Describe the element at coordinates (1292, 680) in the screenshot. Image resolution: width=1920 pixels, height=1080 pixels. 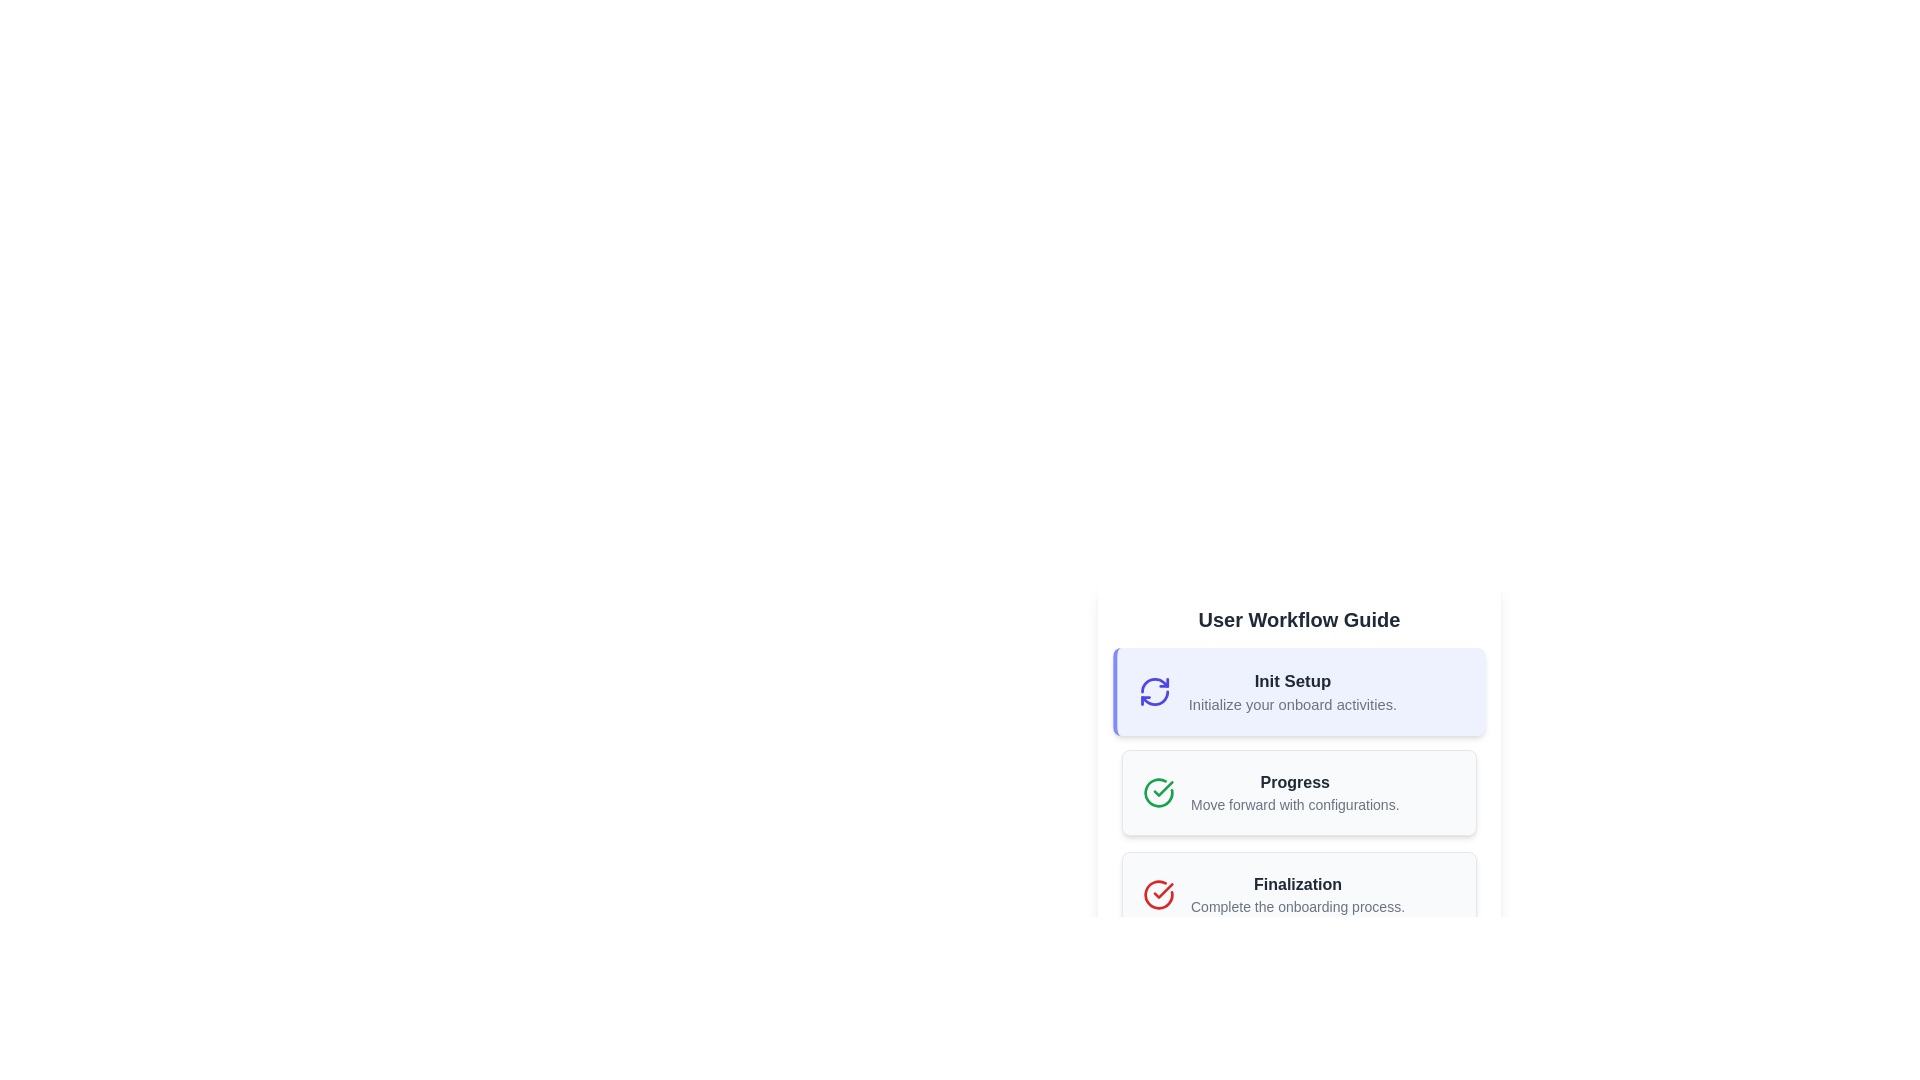
I see `the 'Init Setup' text label, which serves as the header for the current step in the interface, positioned in the upper section of the structured list` at that location.